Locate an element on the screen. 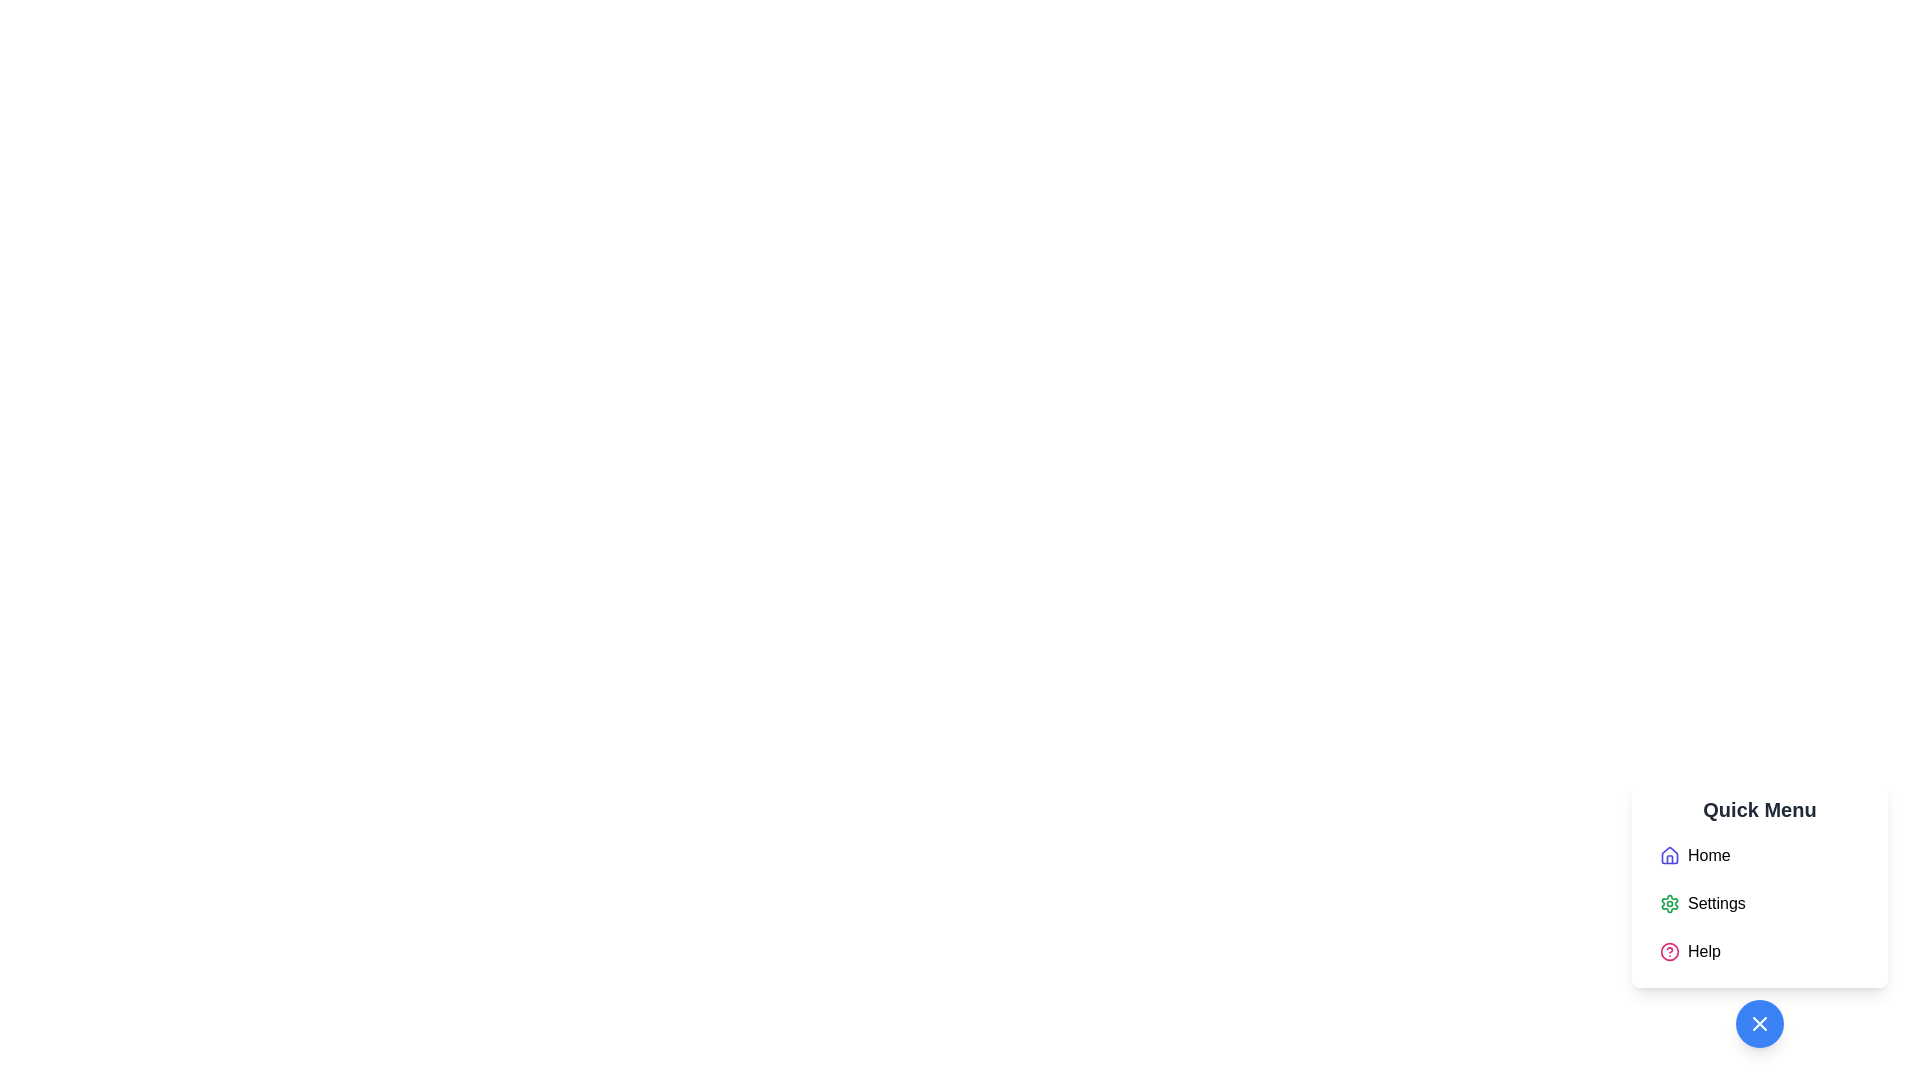  the close button located at the bottom-right corner of the interface, which is a blue circular button used to dismiss the quick menu is located at coordinates (1760, 1023).